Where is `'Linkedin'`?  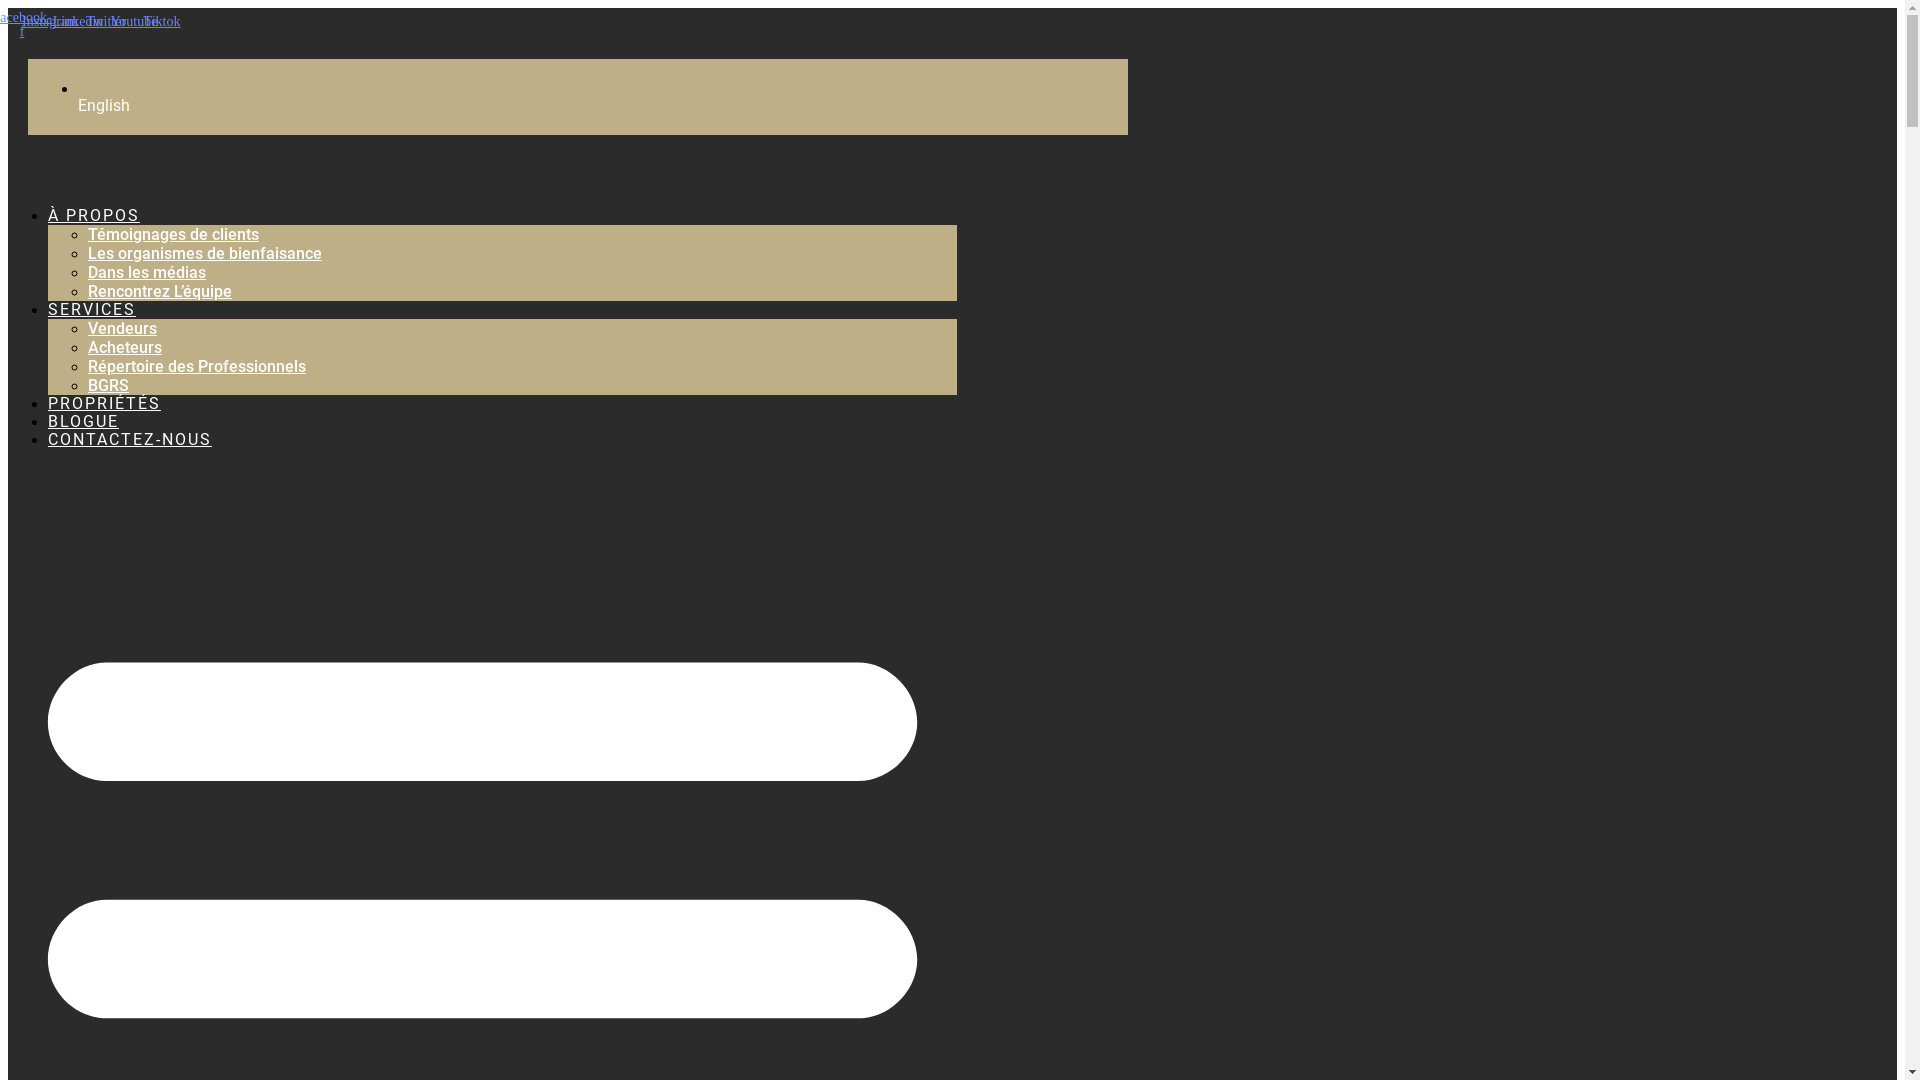 'Linkedin' is located at coordinates (77, 22).